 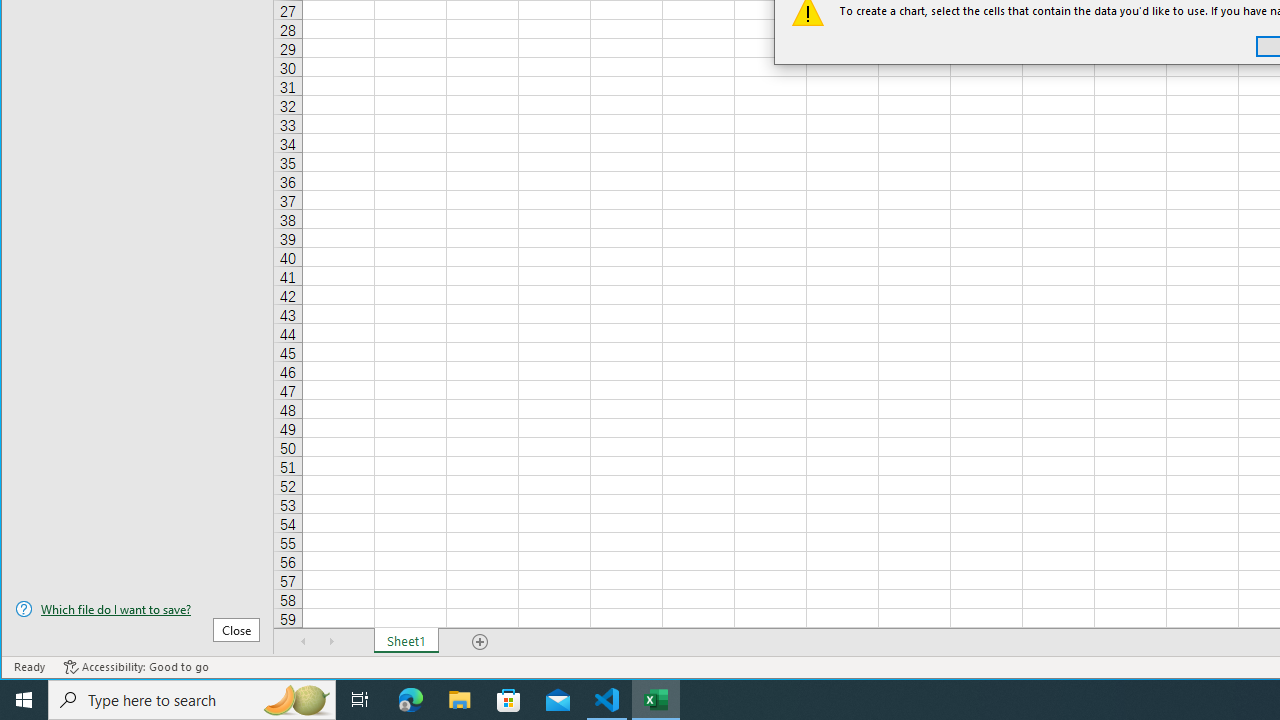 I want to click on 'Accessibility Checker Accessibility: Good to go', so click(x=135, y=667).